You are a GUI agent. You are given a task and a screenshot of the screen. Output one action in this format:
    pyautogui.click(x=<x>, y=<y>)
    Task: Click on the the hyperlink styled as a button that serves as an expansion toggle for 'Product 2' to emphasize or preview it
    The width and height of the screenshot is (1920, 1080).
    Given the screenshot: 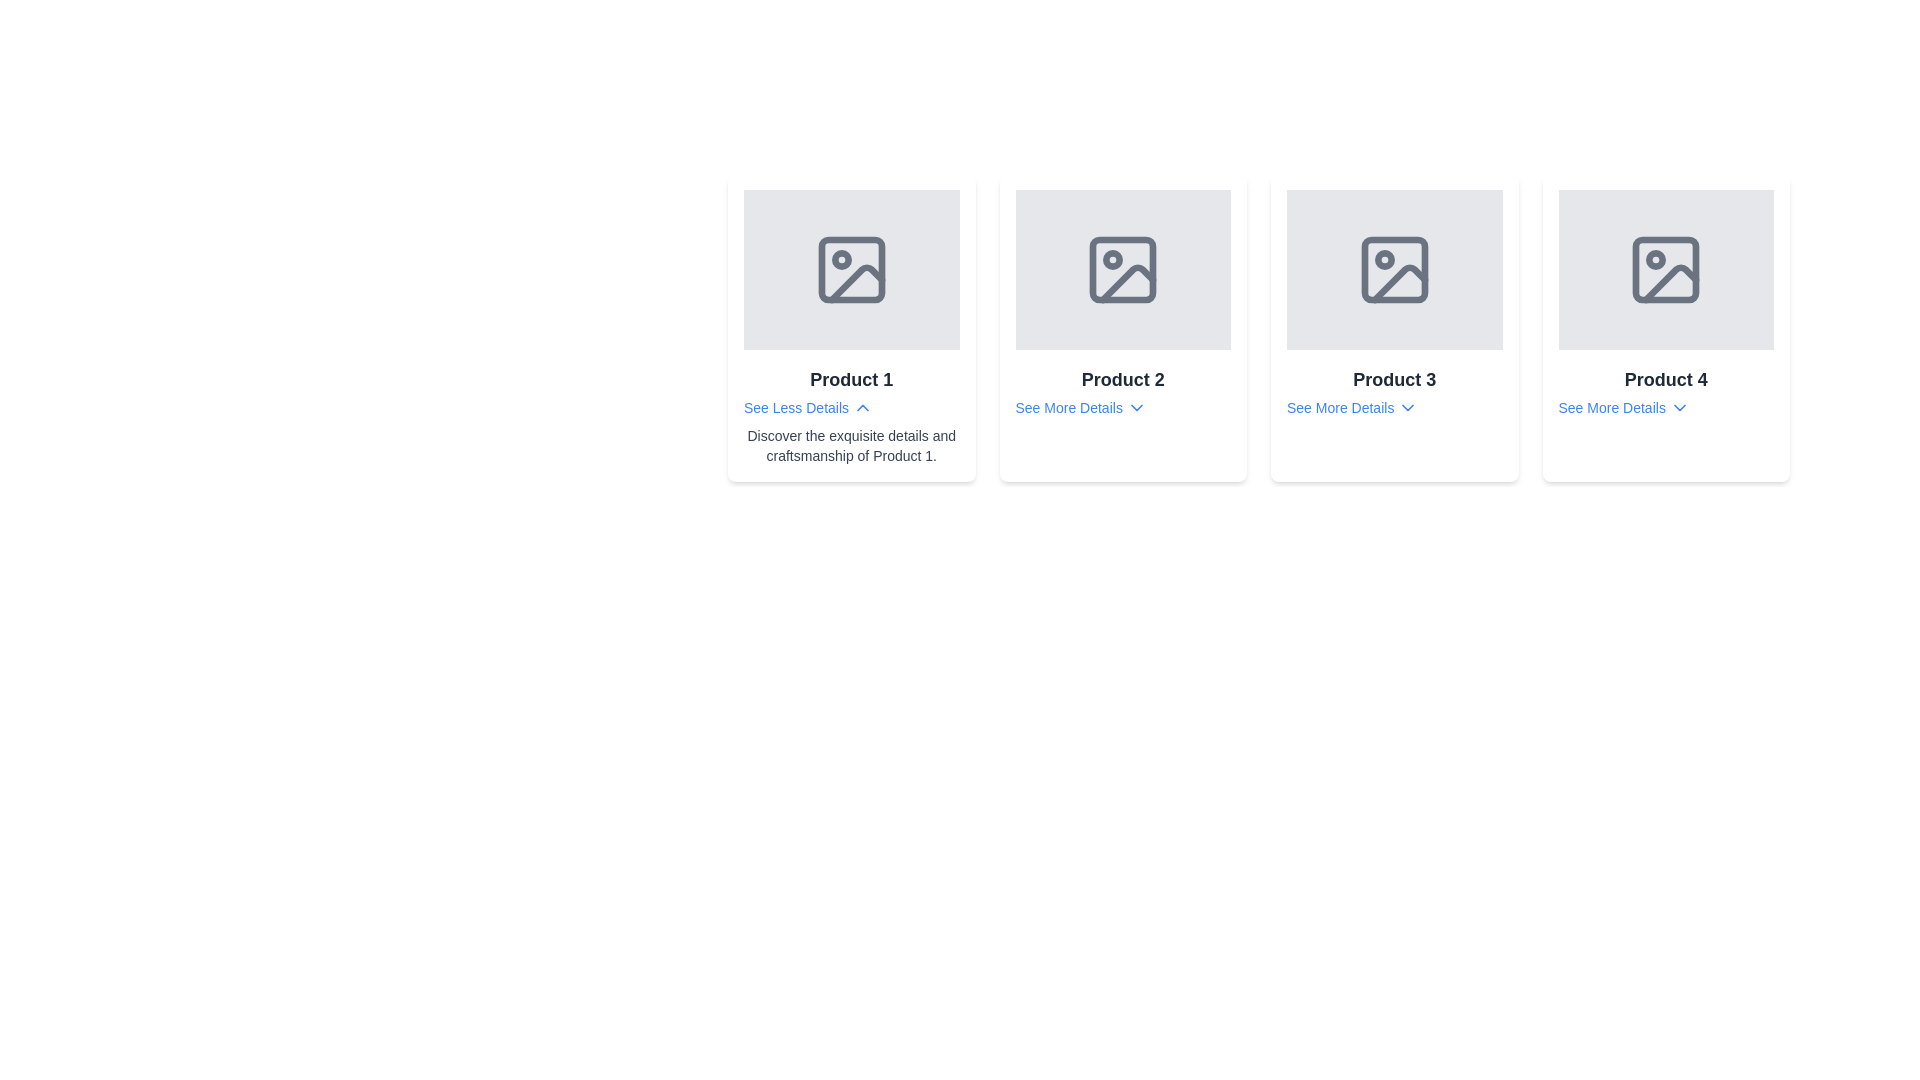 What is the action you would take?
    pyautogui.click(x=1080, y=407)
    